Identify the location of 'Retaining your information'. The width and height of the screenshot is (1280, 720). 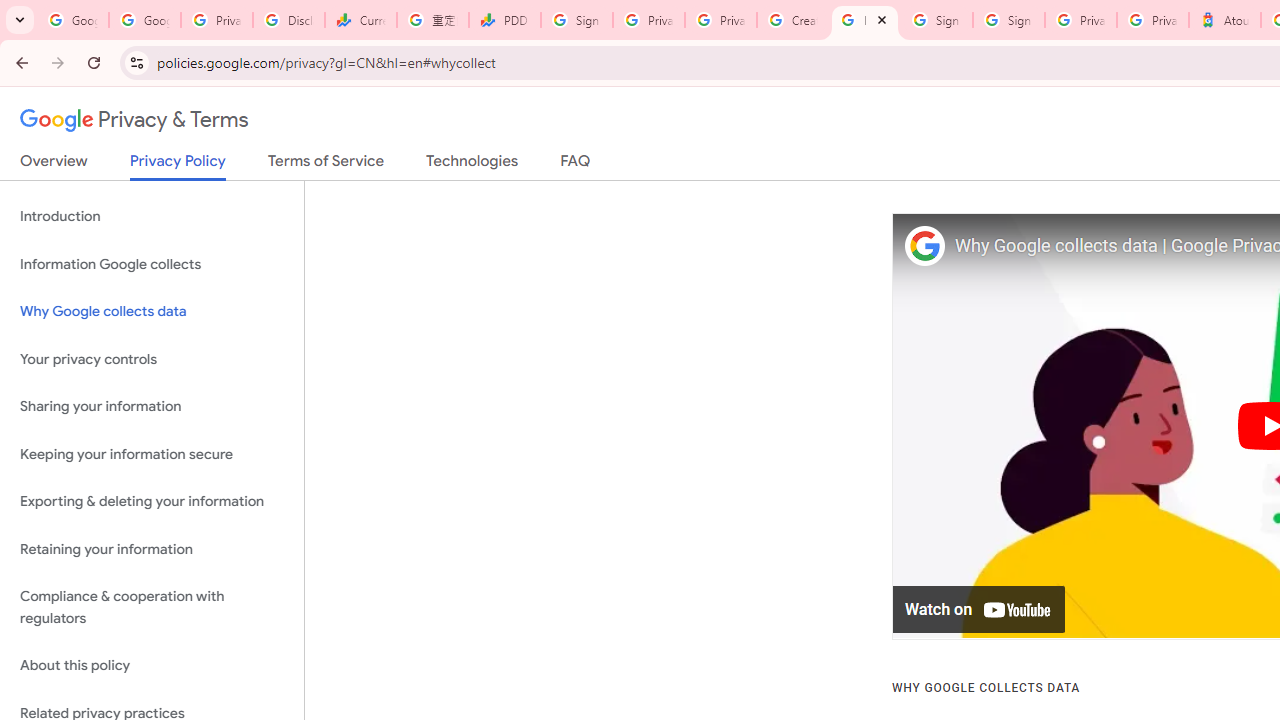
(151, 549).